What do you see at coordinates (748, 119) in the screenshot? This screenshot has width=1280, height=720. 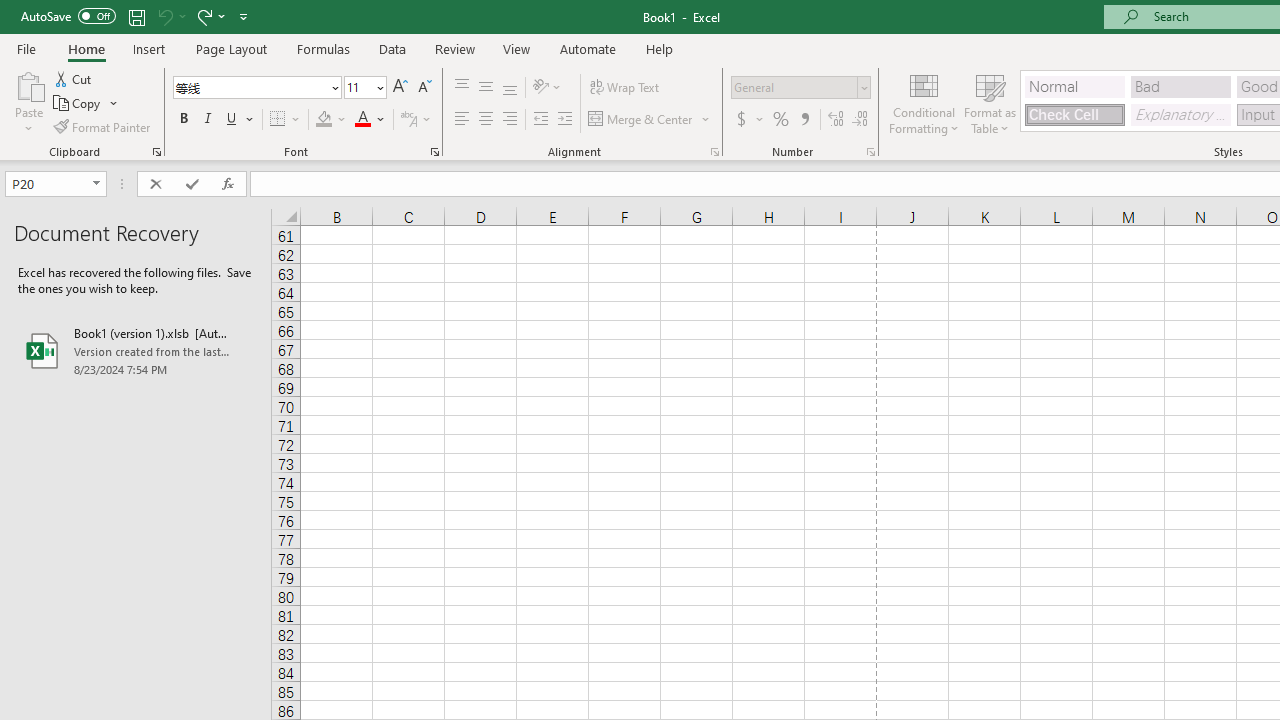 I see `'Accounting Number Format'` at bounding box center [748, 119].